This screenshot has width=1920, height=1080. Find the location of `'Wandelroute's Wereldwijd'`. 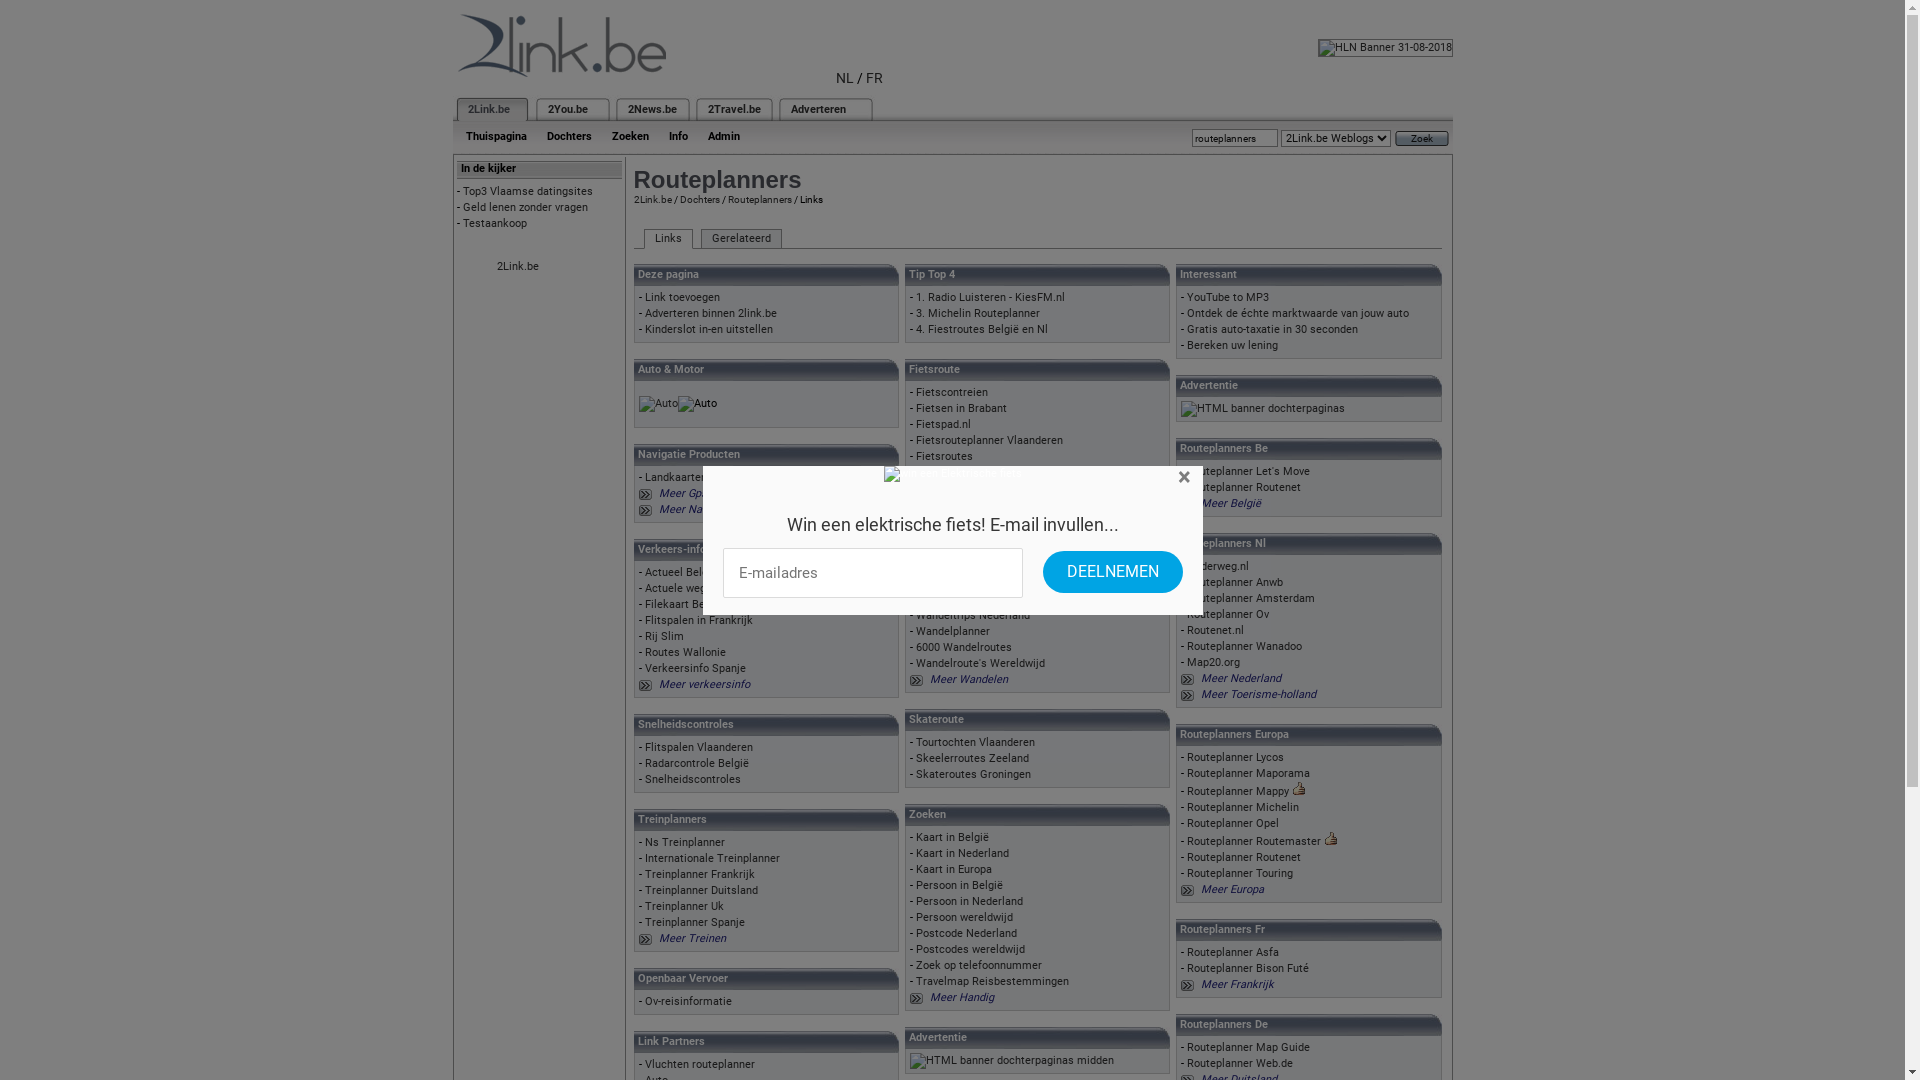

'Wandelroute's Wereldwijd' is located at coordinates (980, 663).